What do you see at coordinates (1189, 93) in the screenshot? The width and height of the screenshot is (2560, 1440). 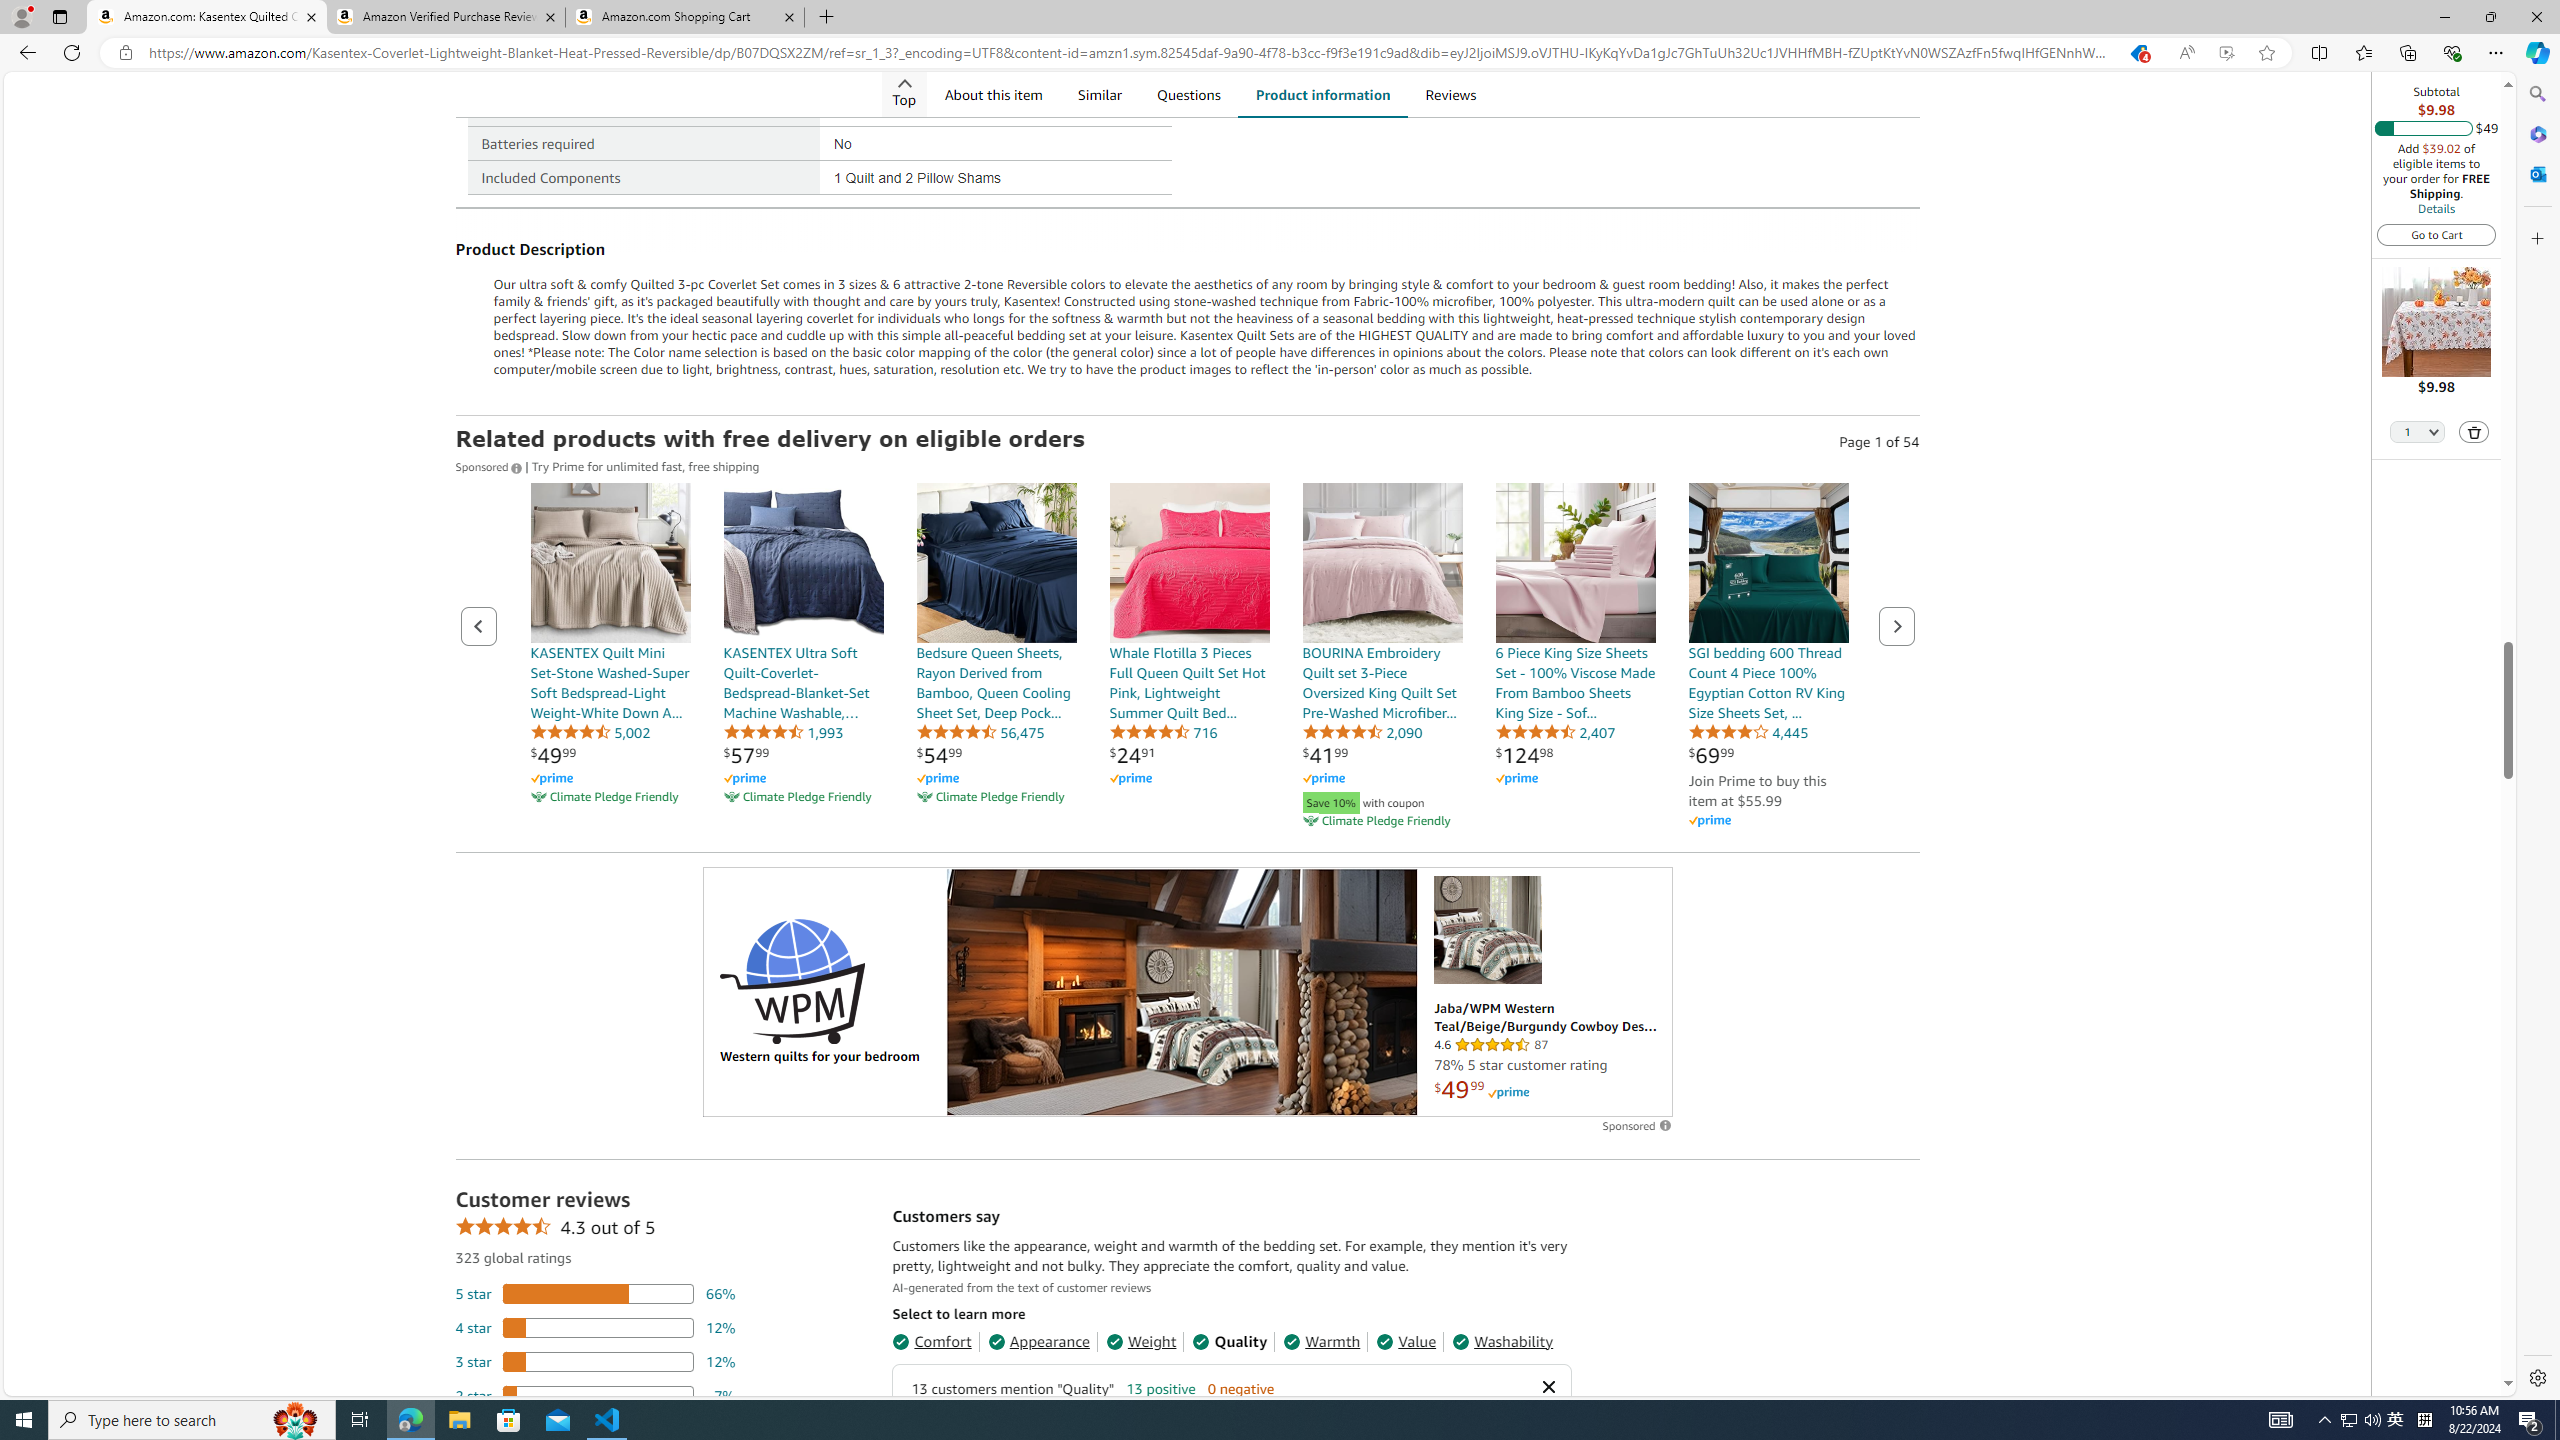 I see `'Questions'` at bounding box center [1189, 93].